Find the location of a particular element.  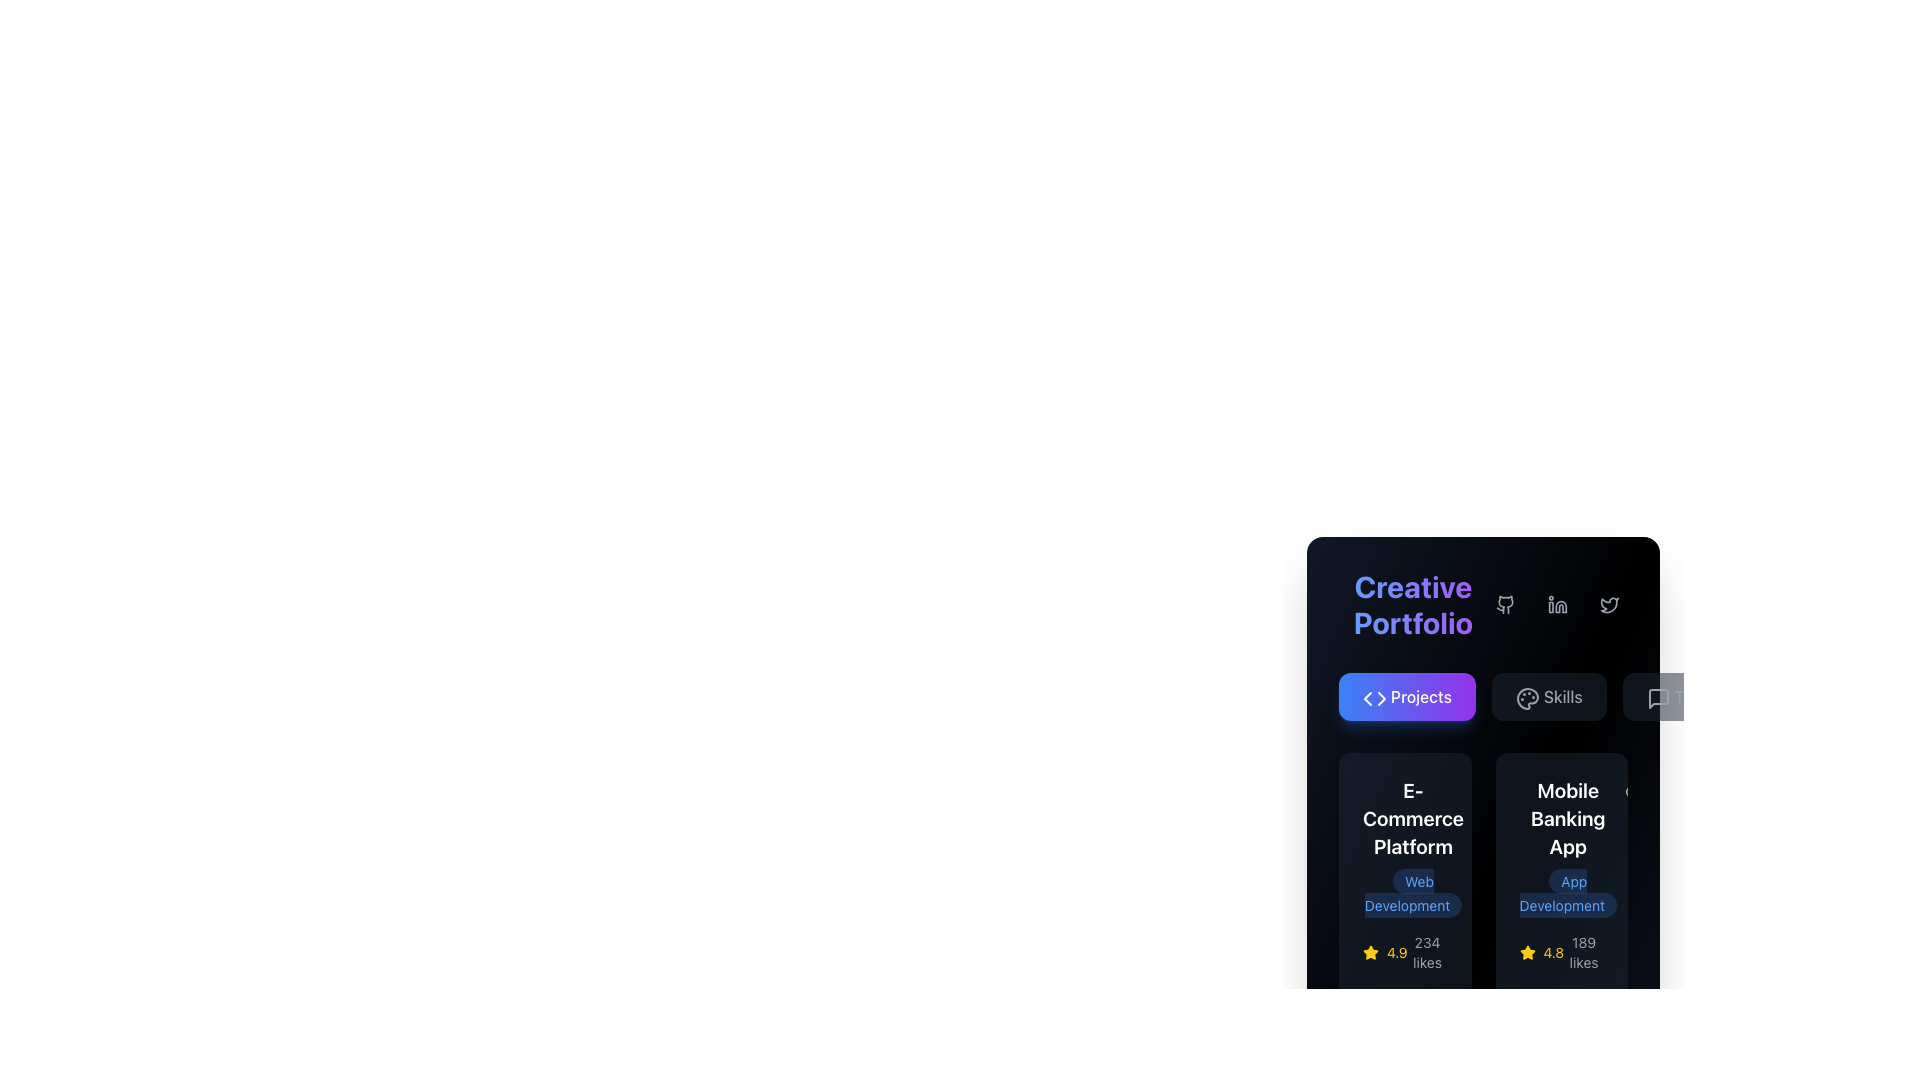

rating and like count from the Rating display element, which includes a yellow star icon and the text '4.8' followed by '189 likes', located in the second card of the 'Mobile Banking App' section is located at coordinates (1560, 951).